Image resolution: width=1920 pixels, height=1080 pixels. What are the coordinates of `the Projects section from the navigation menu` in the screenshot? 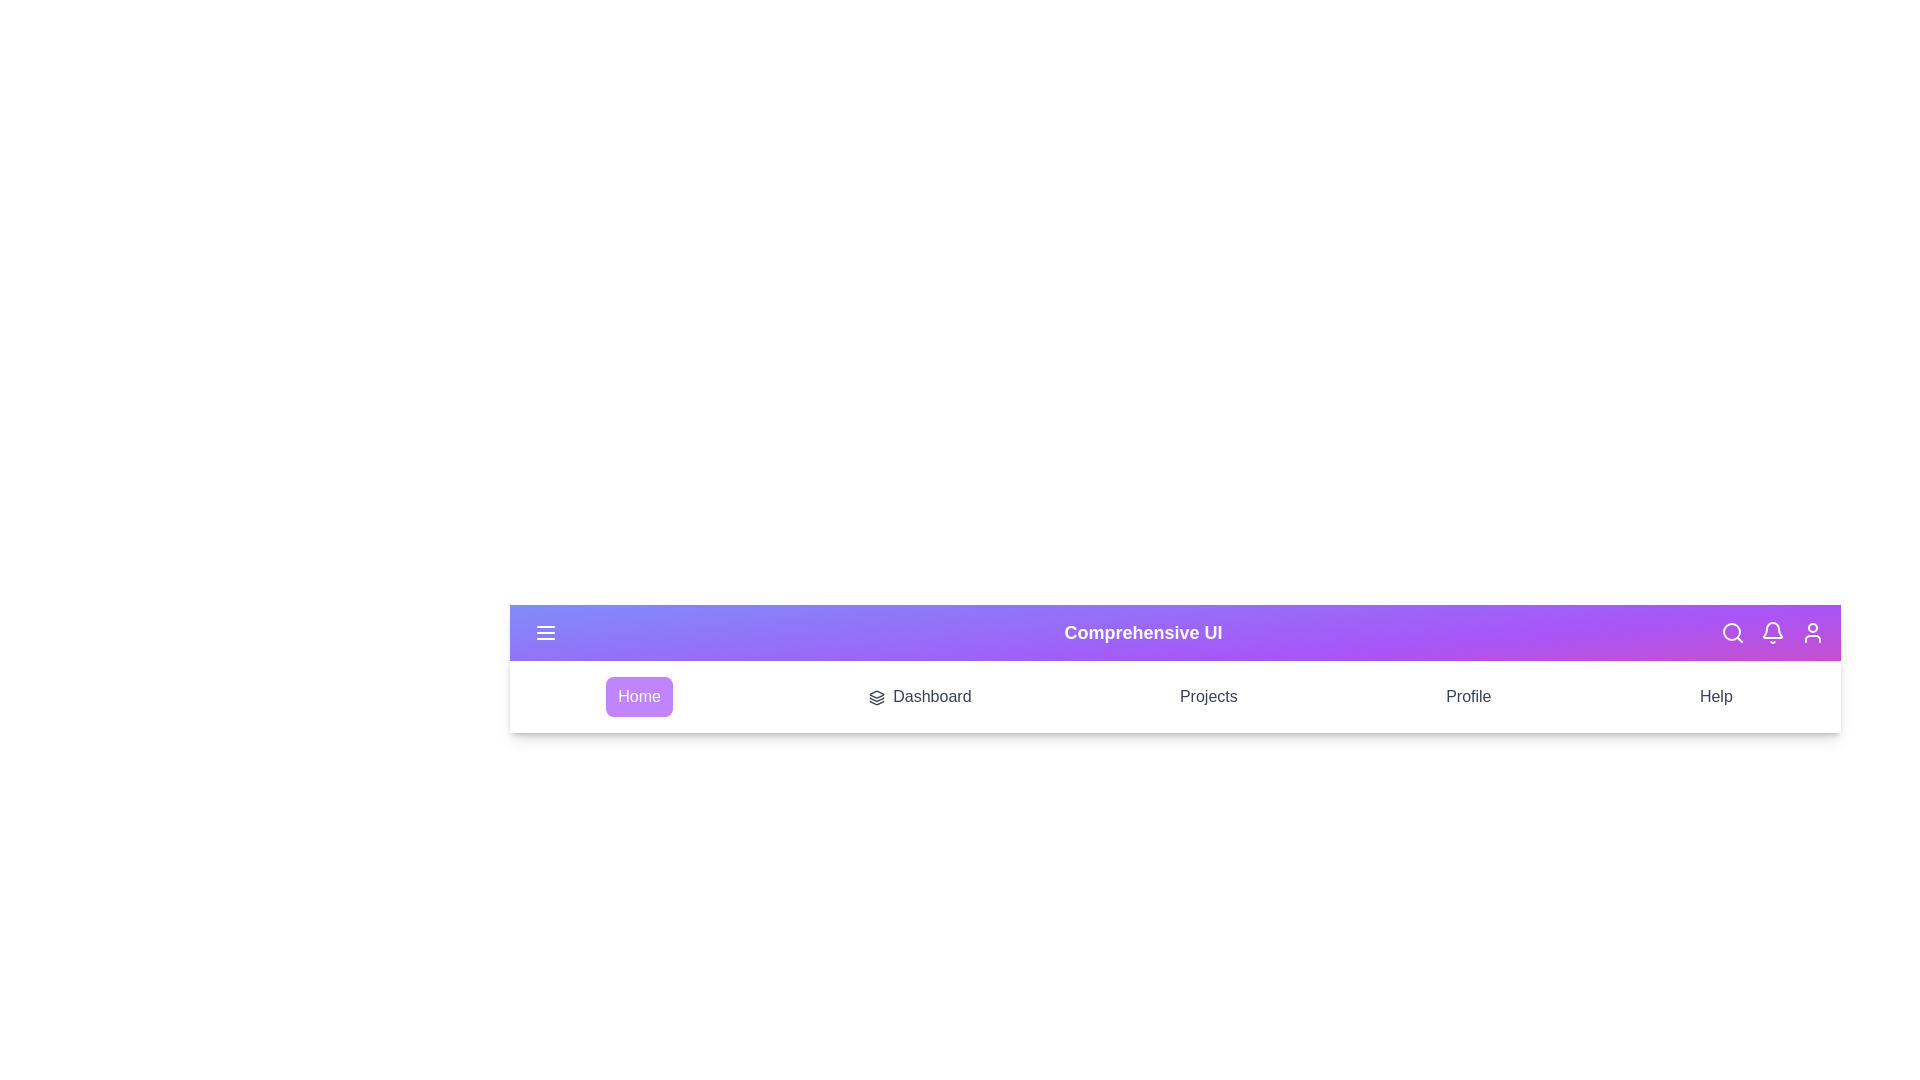 It's located at (1207, 696).